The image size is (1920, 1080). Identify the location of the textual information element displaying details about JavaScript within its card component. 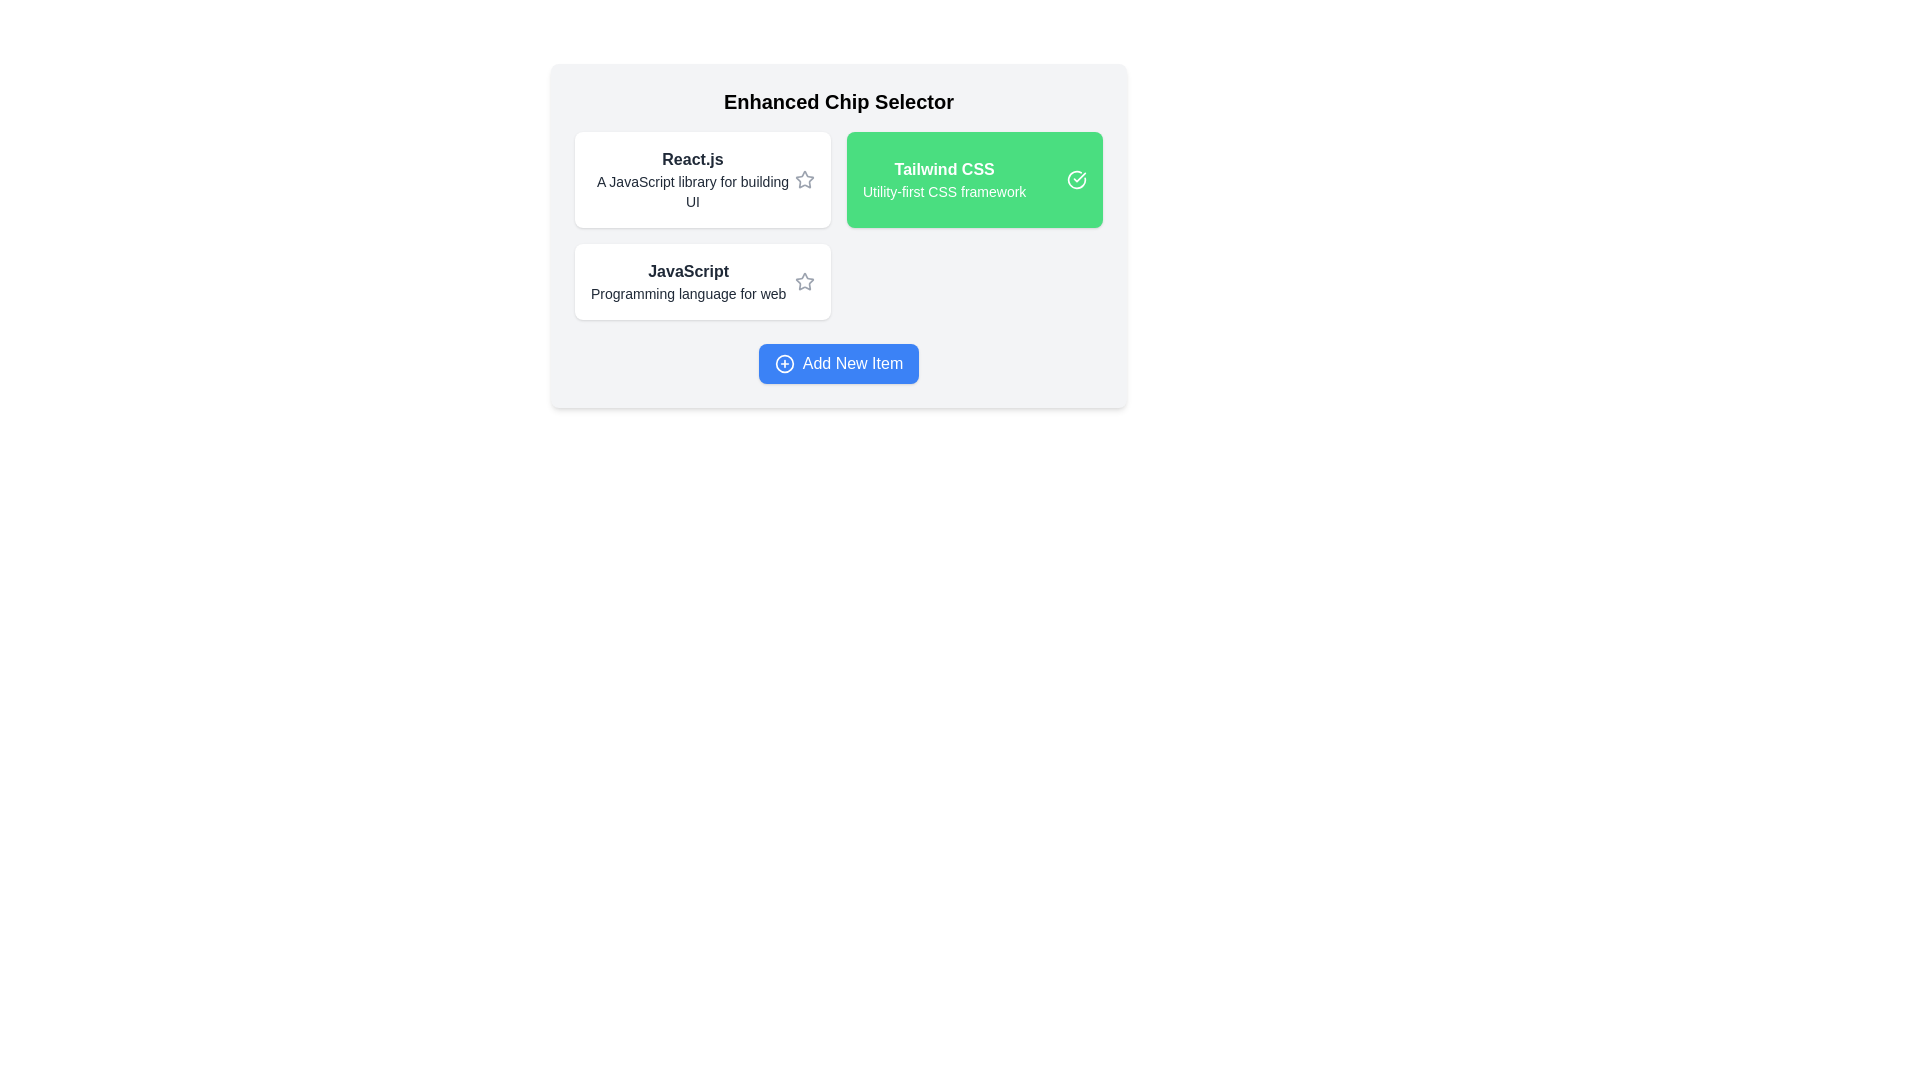
(688, 281).